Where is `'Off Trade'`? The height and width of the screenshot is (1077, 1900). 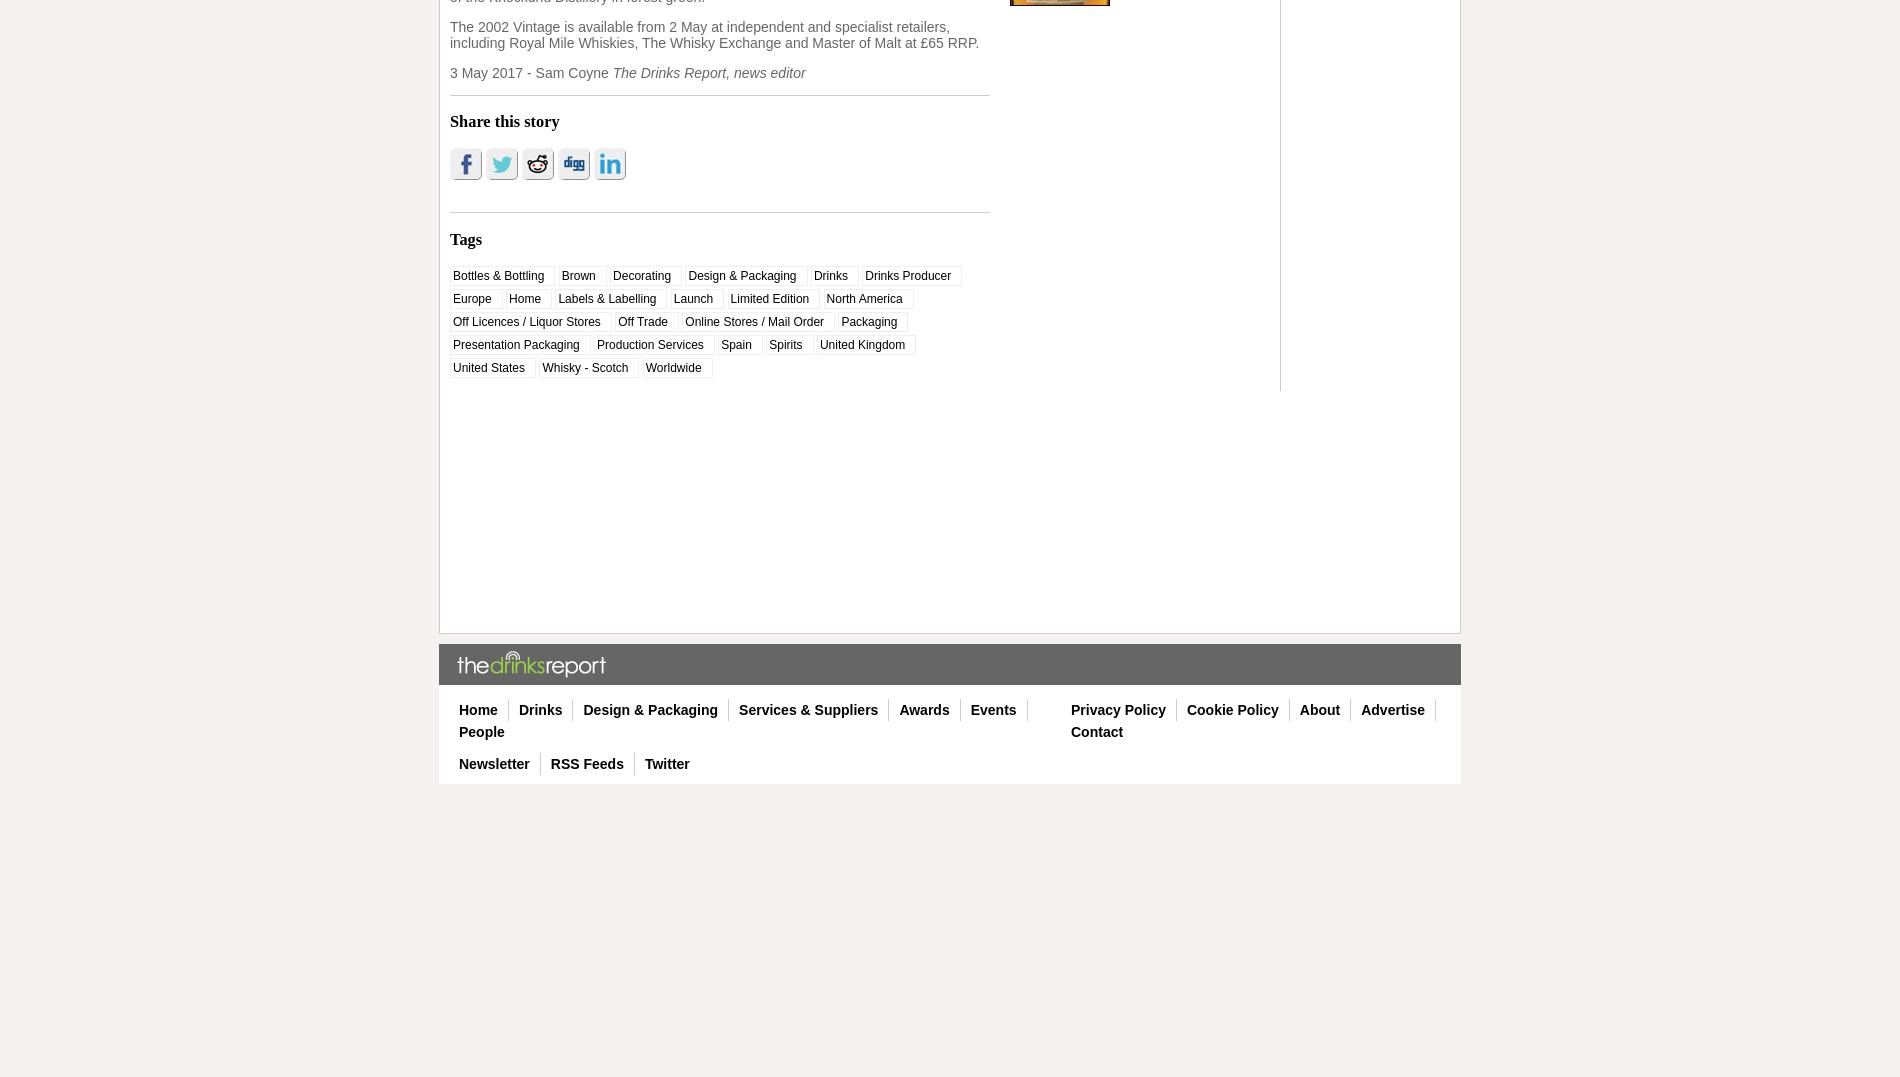 'Off Trade' is located at coordinates (642, 322).